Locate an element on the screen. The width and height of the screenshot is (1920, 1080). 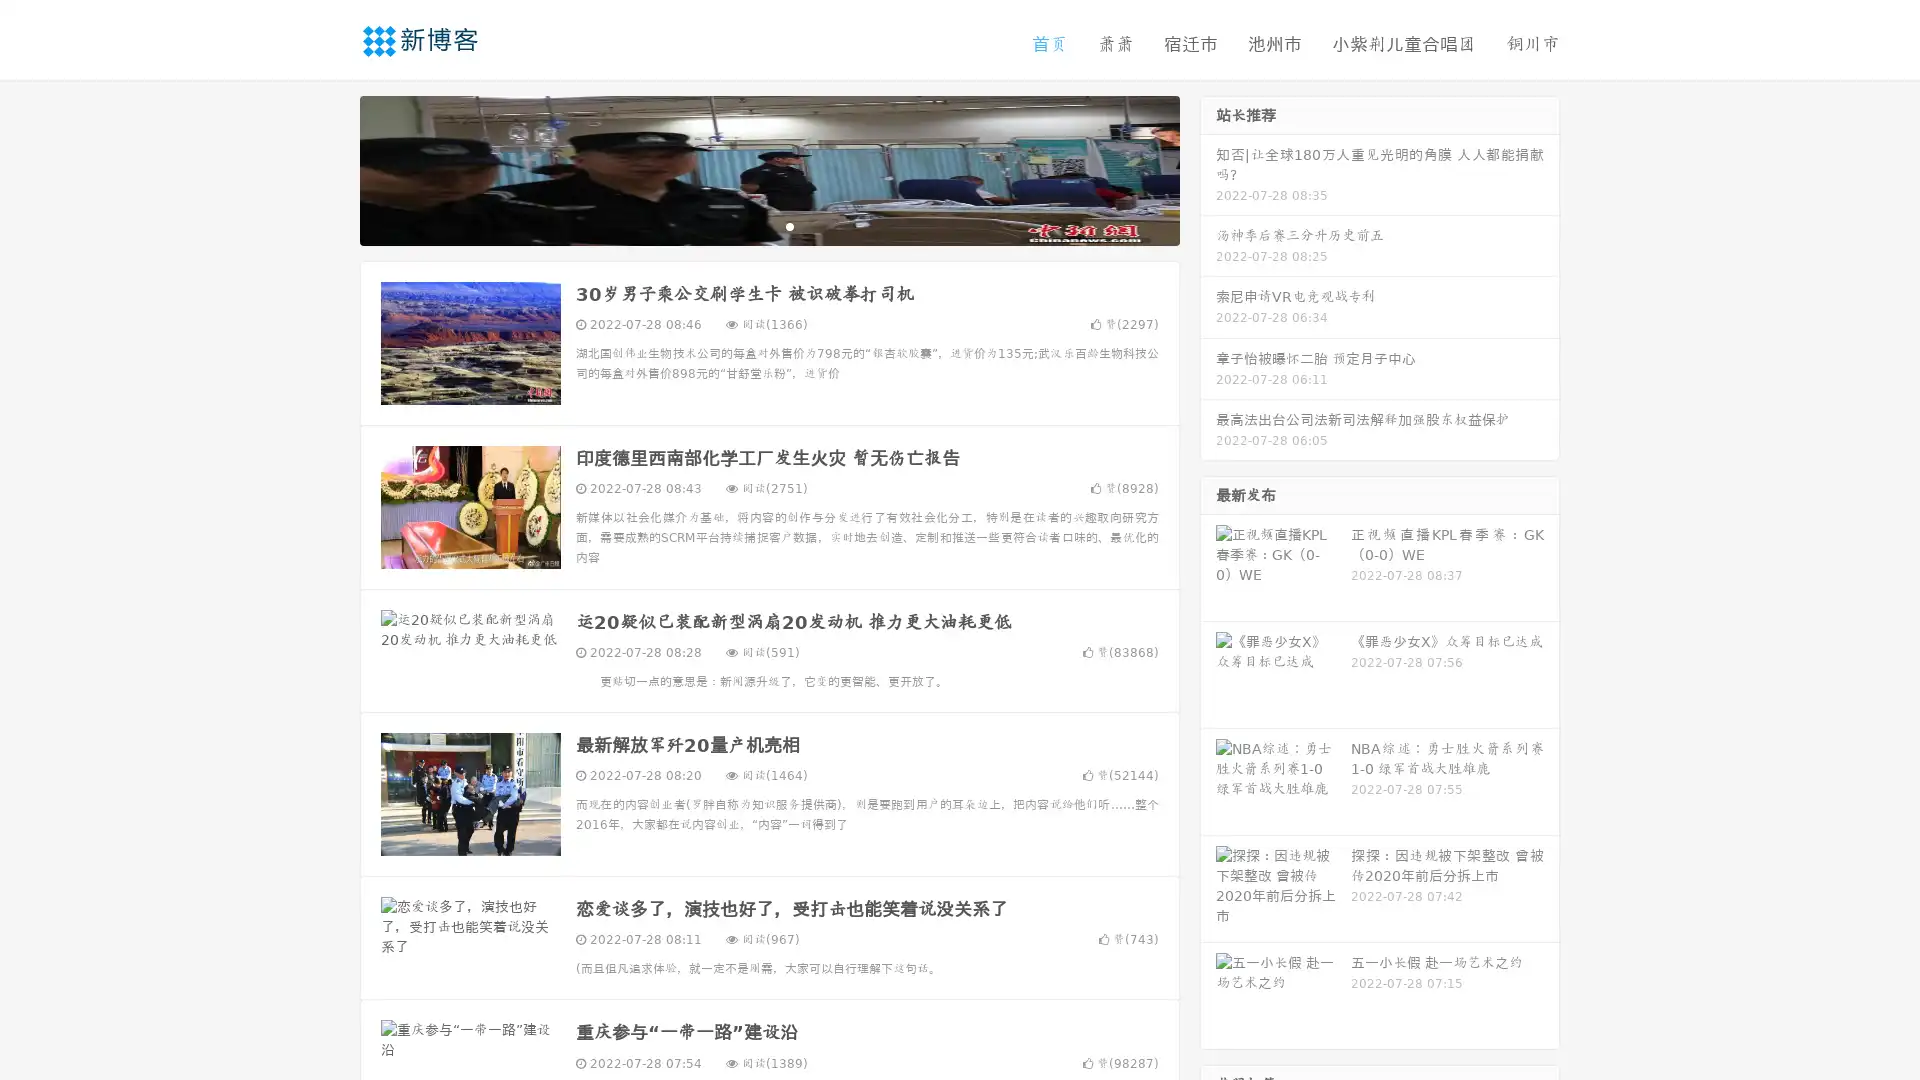
Go to slide 1 is located at coordinates (748, 225).